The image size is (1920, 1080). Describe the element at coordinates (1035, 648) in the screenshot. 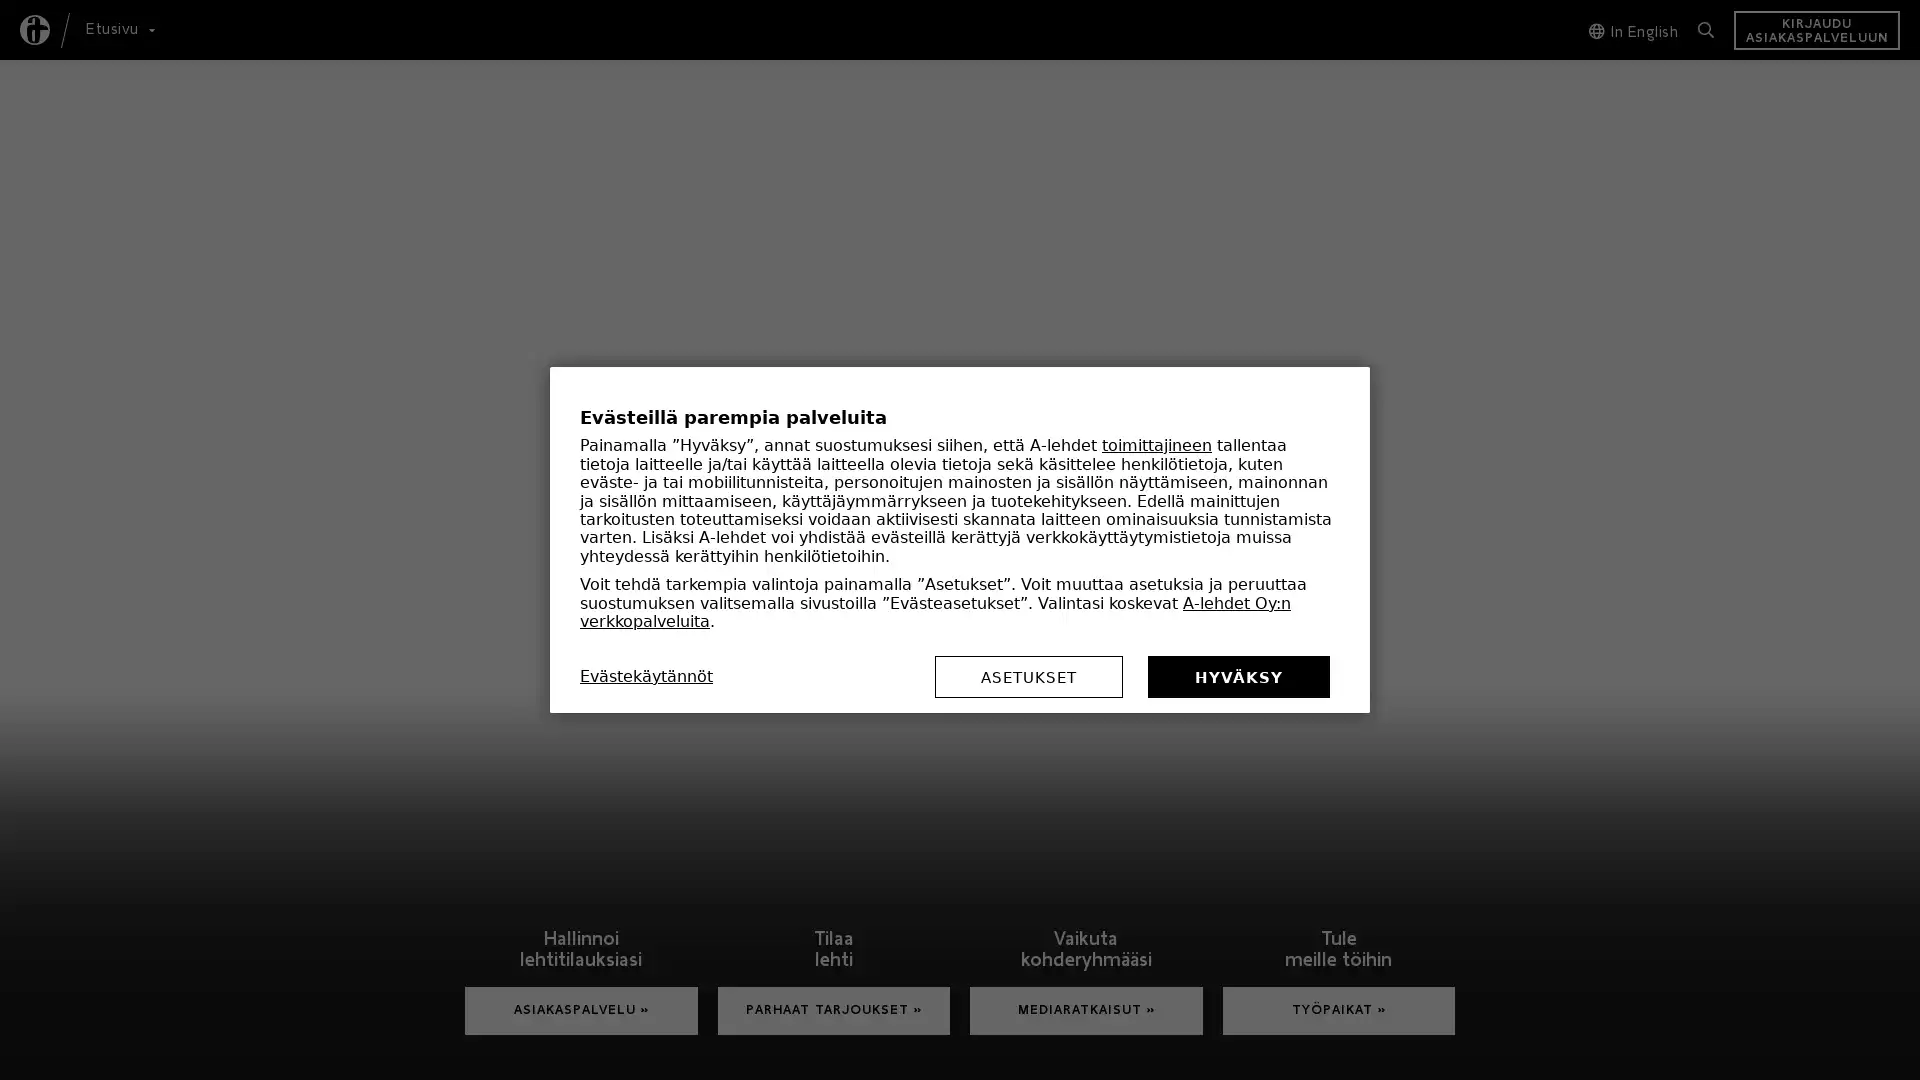

I see `ASETUKSET` at that location.